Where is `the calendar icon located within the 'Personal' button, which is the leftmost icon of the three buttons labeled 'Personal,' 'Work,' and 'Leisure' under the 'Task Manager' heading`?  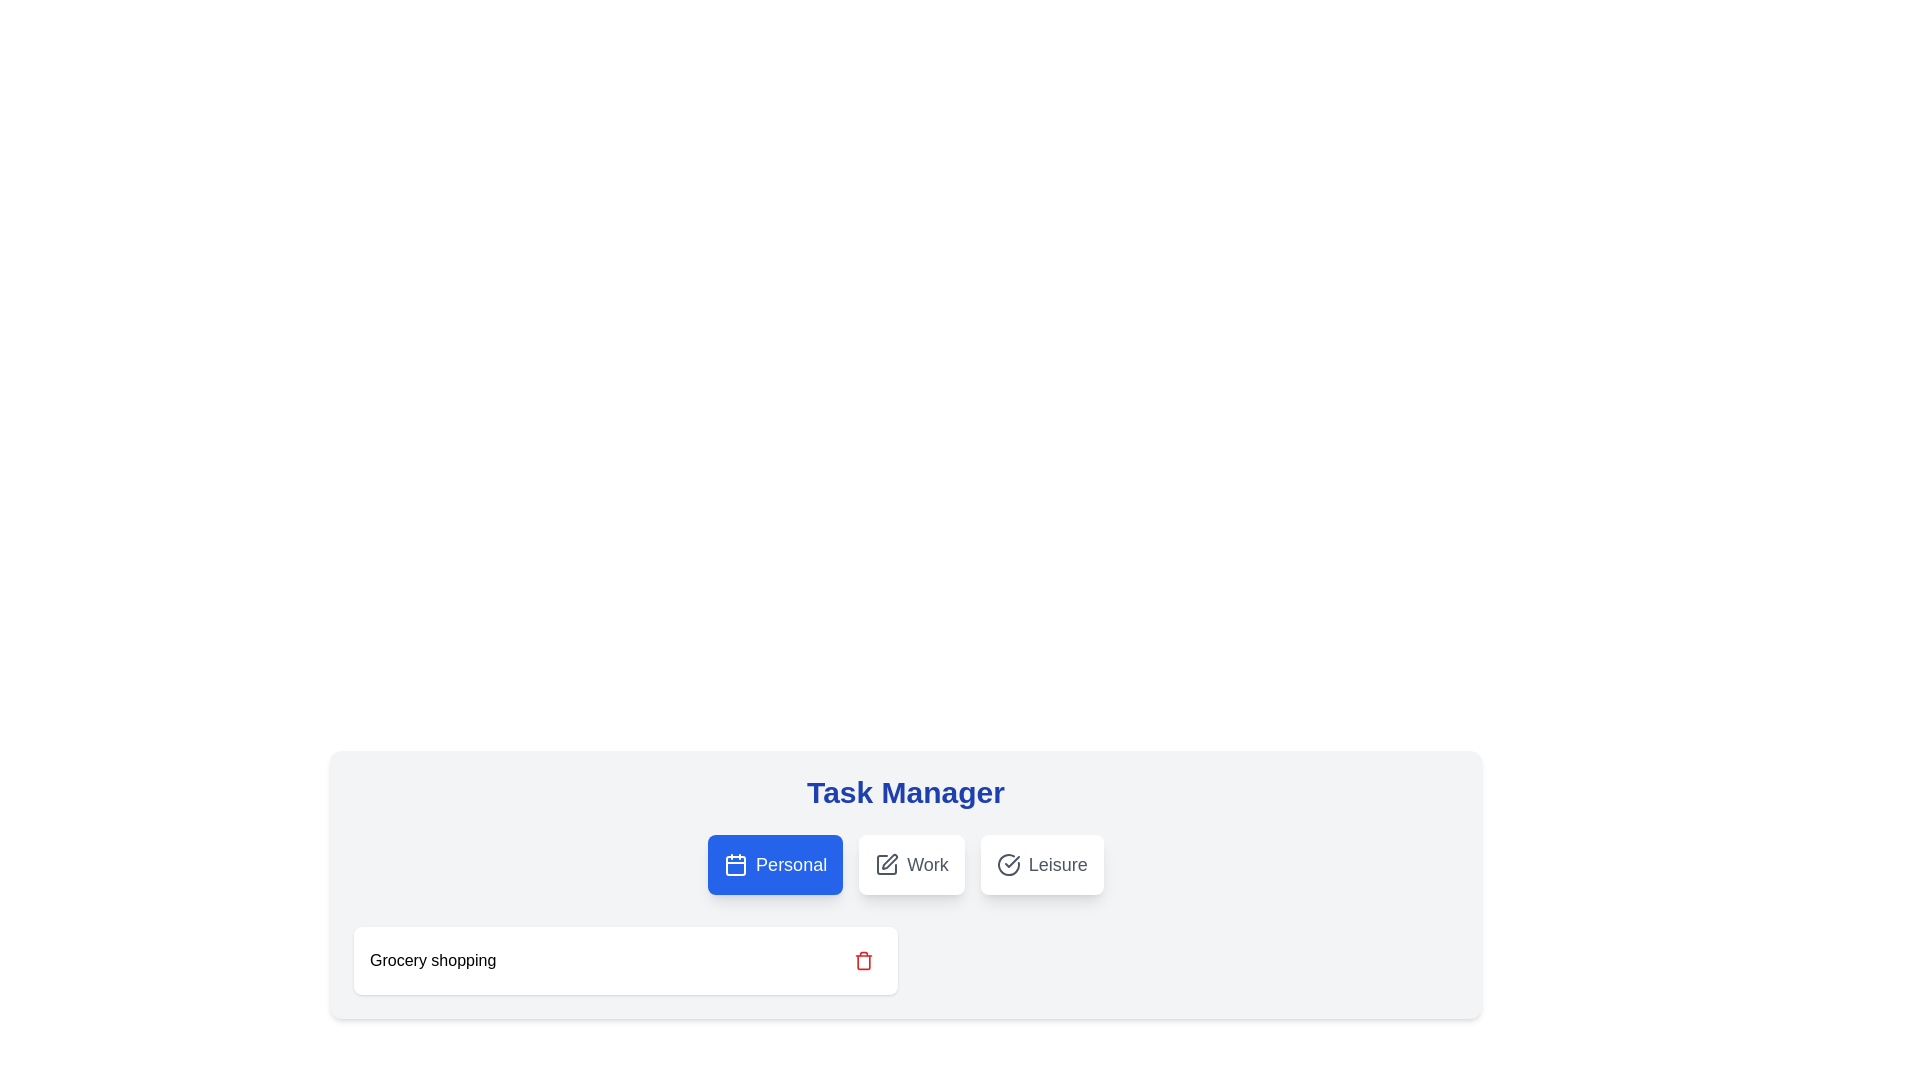 the calendar icon located within the 'Personal' button, which is the leftmost icon of the three buttons labeled 'Personal,' 'Work,' and 'Leisure' under the 'Task Manager' heading is located at coordinates (735, 865).